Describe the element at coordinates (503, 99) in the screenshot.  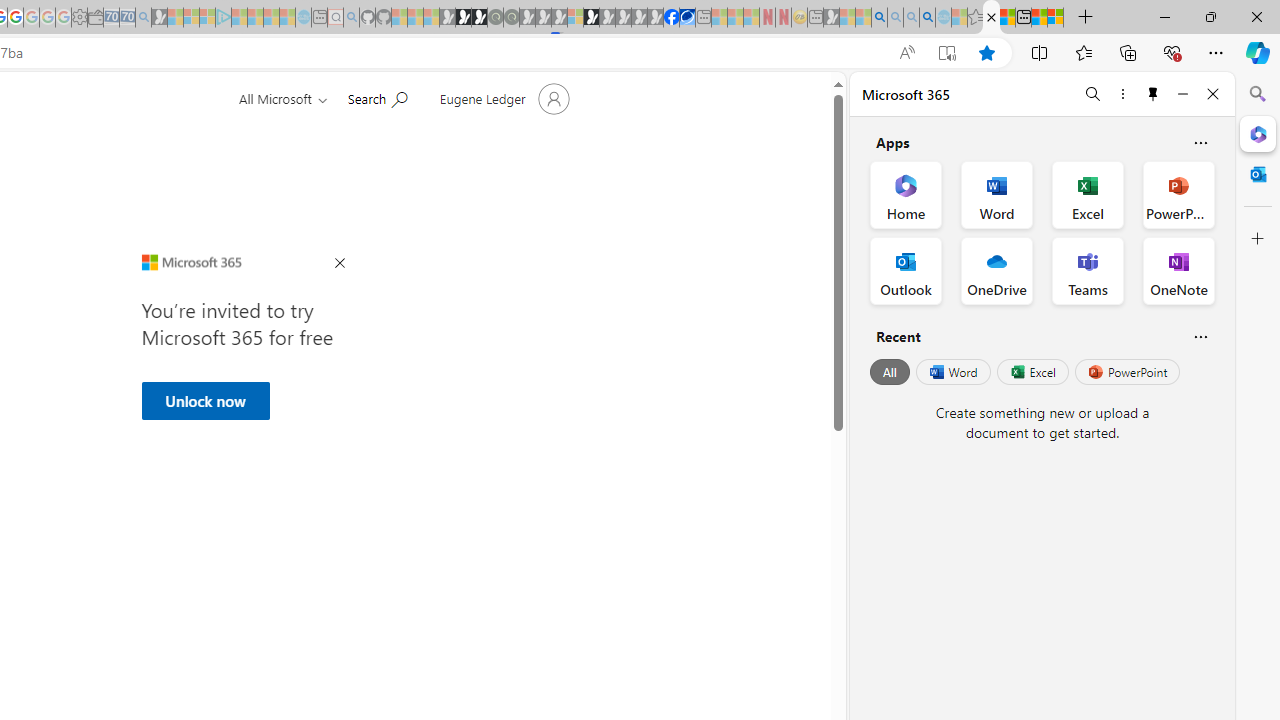
I see `'Account manager for Eugene Ledger'` at that location.